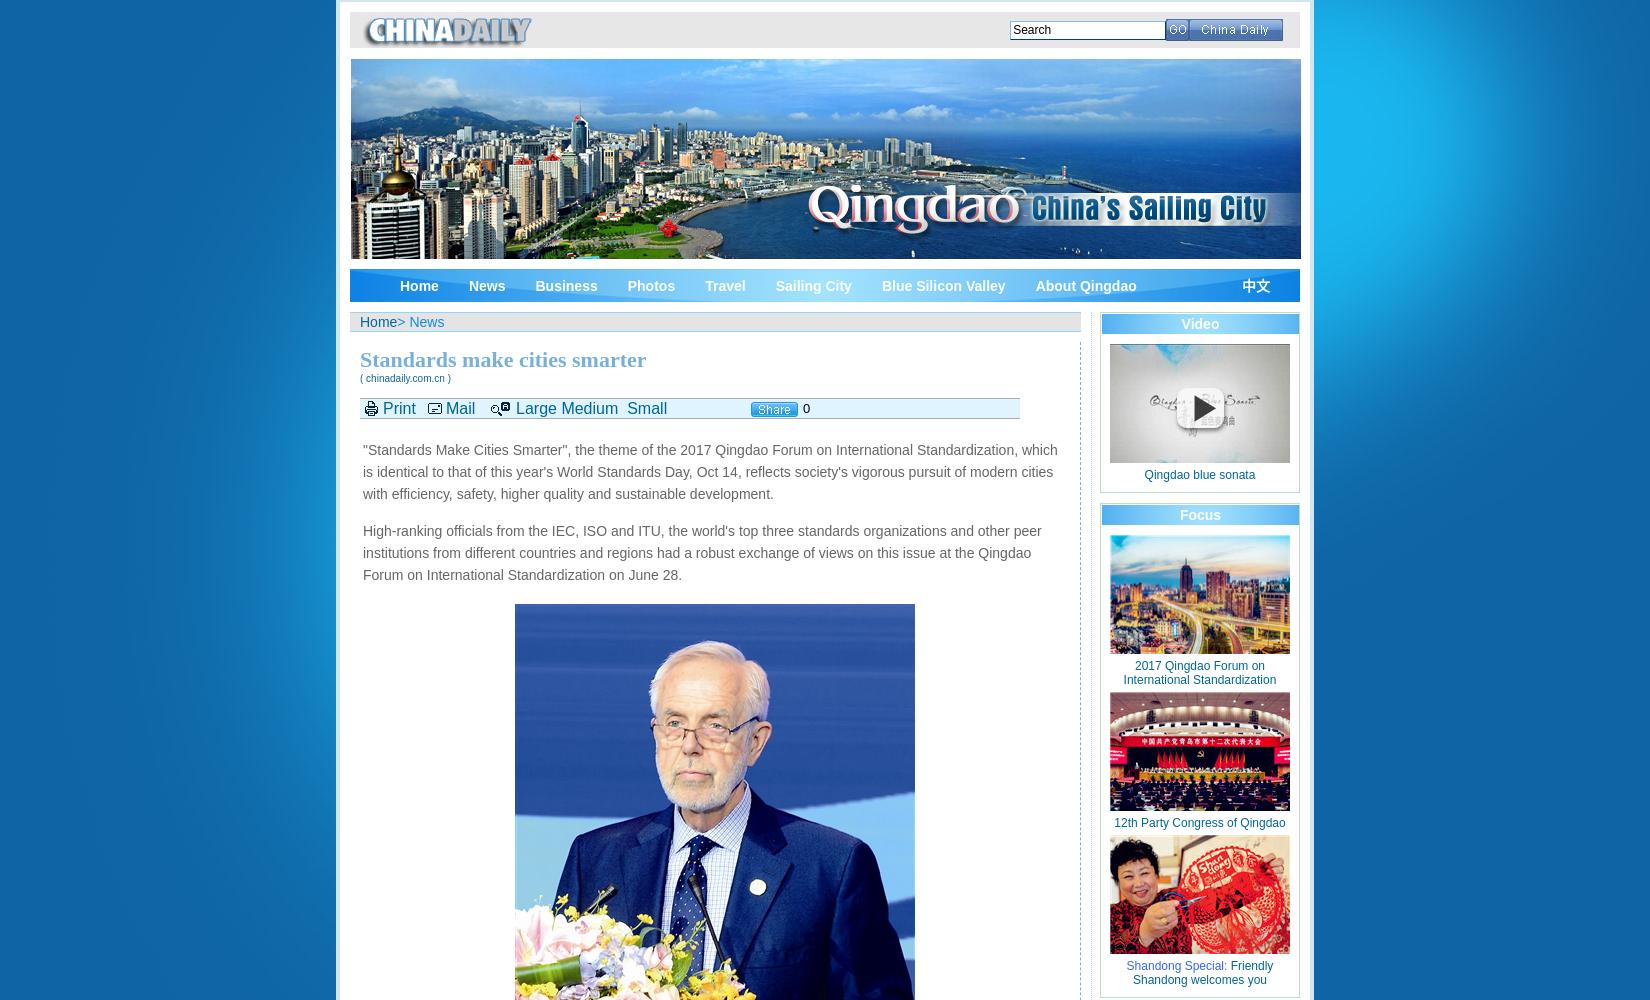 The height and width of the screenshot is (1000, 1650). Describe the element at coordinates (1200, 323) in the screenshot. I see `'Video'` at that location.